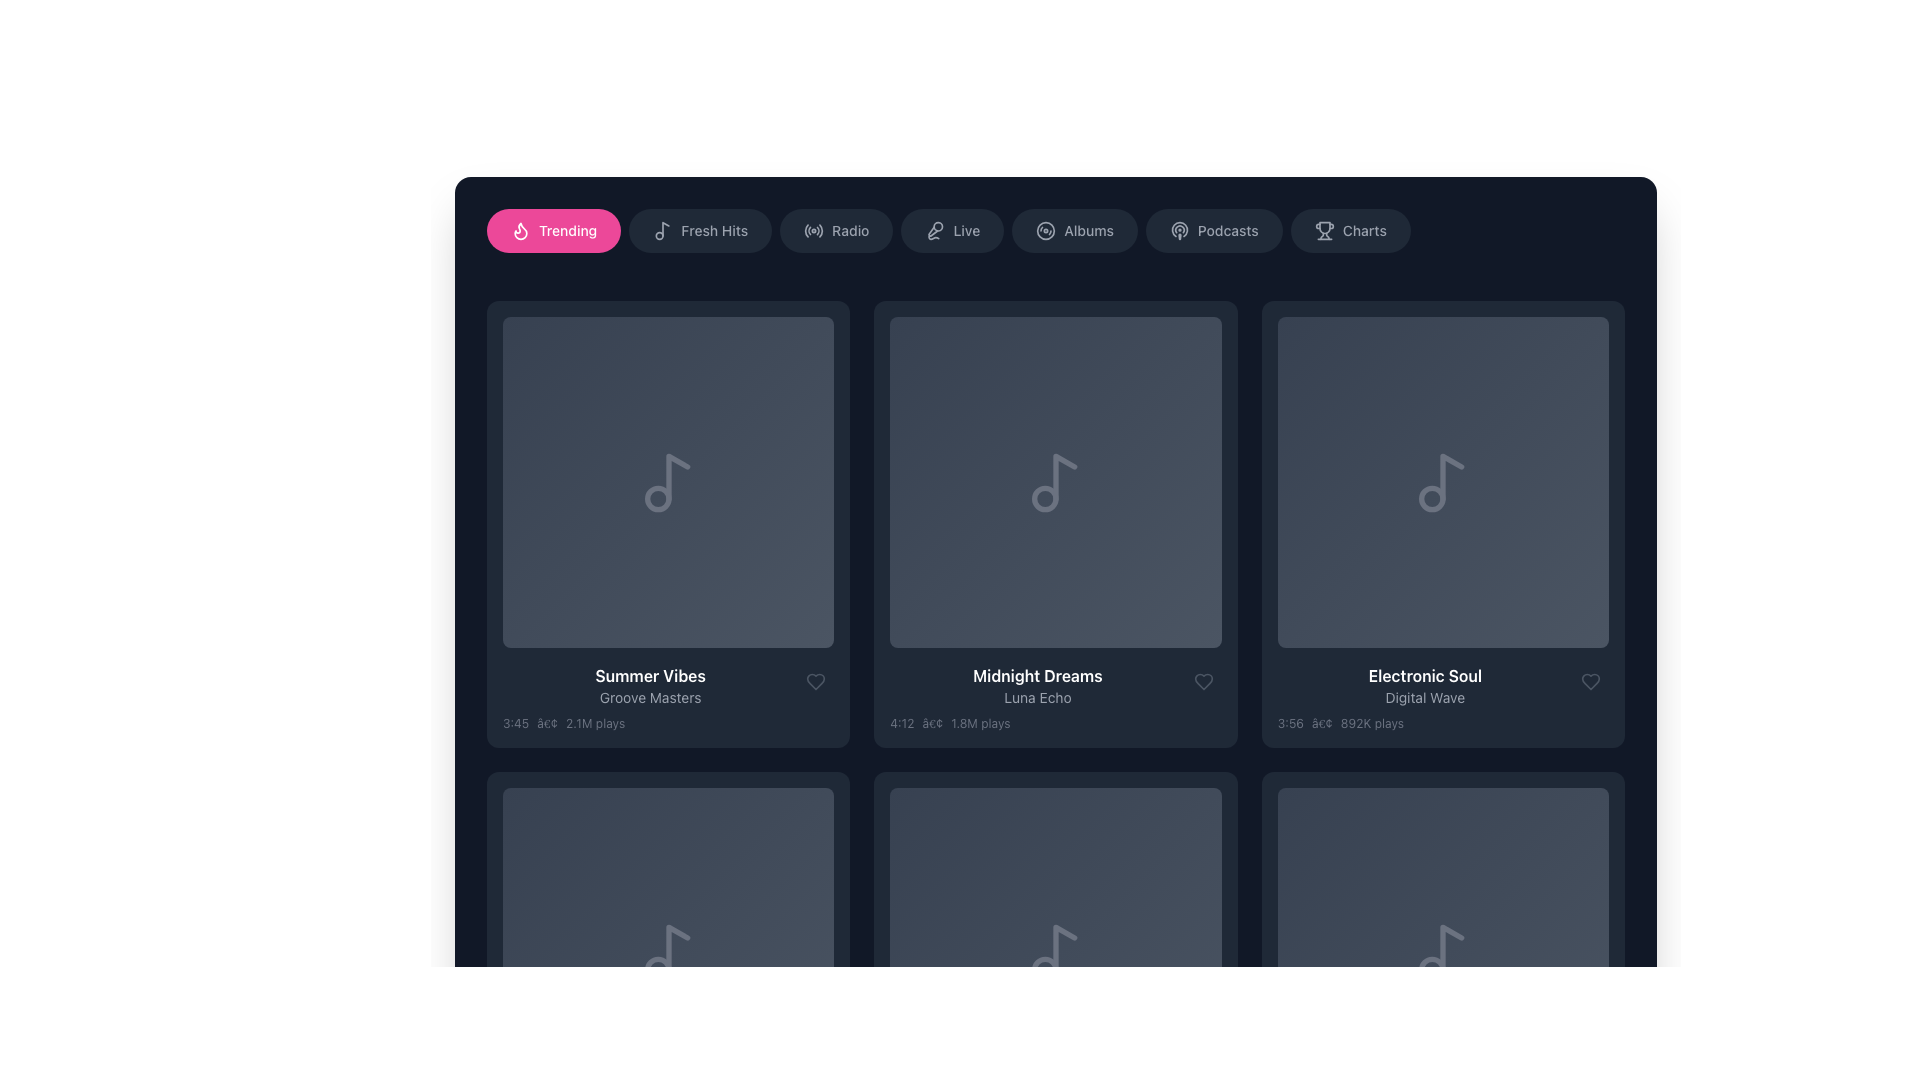 Image resolution: width=1920 pixels, height=1080 pixels. I want to click on the Text Information Block displaying 'Midnight Dreams' by 'Luna Echo', located in the center card of the second row, positioned below a musical note icon and above a heart-shaped button, so click(1037, 697).